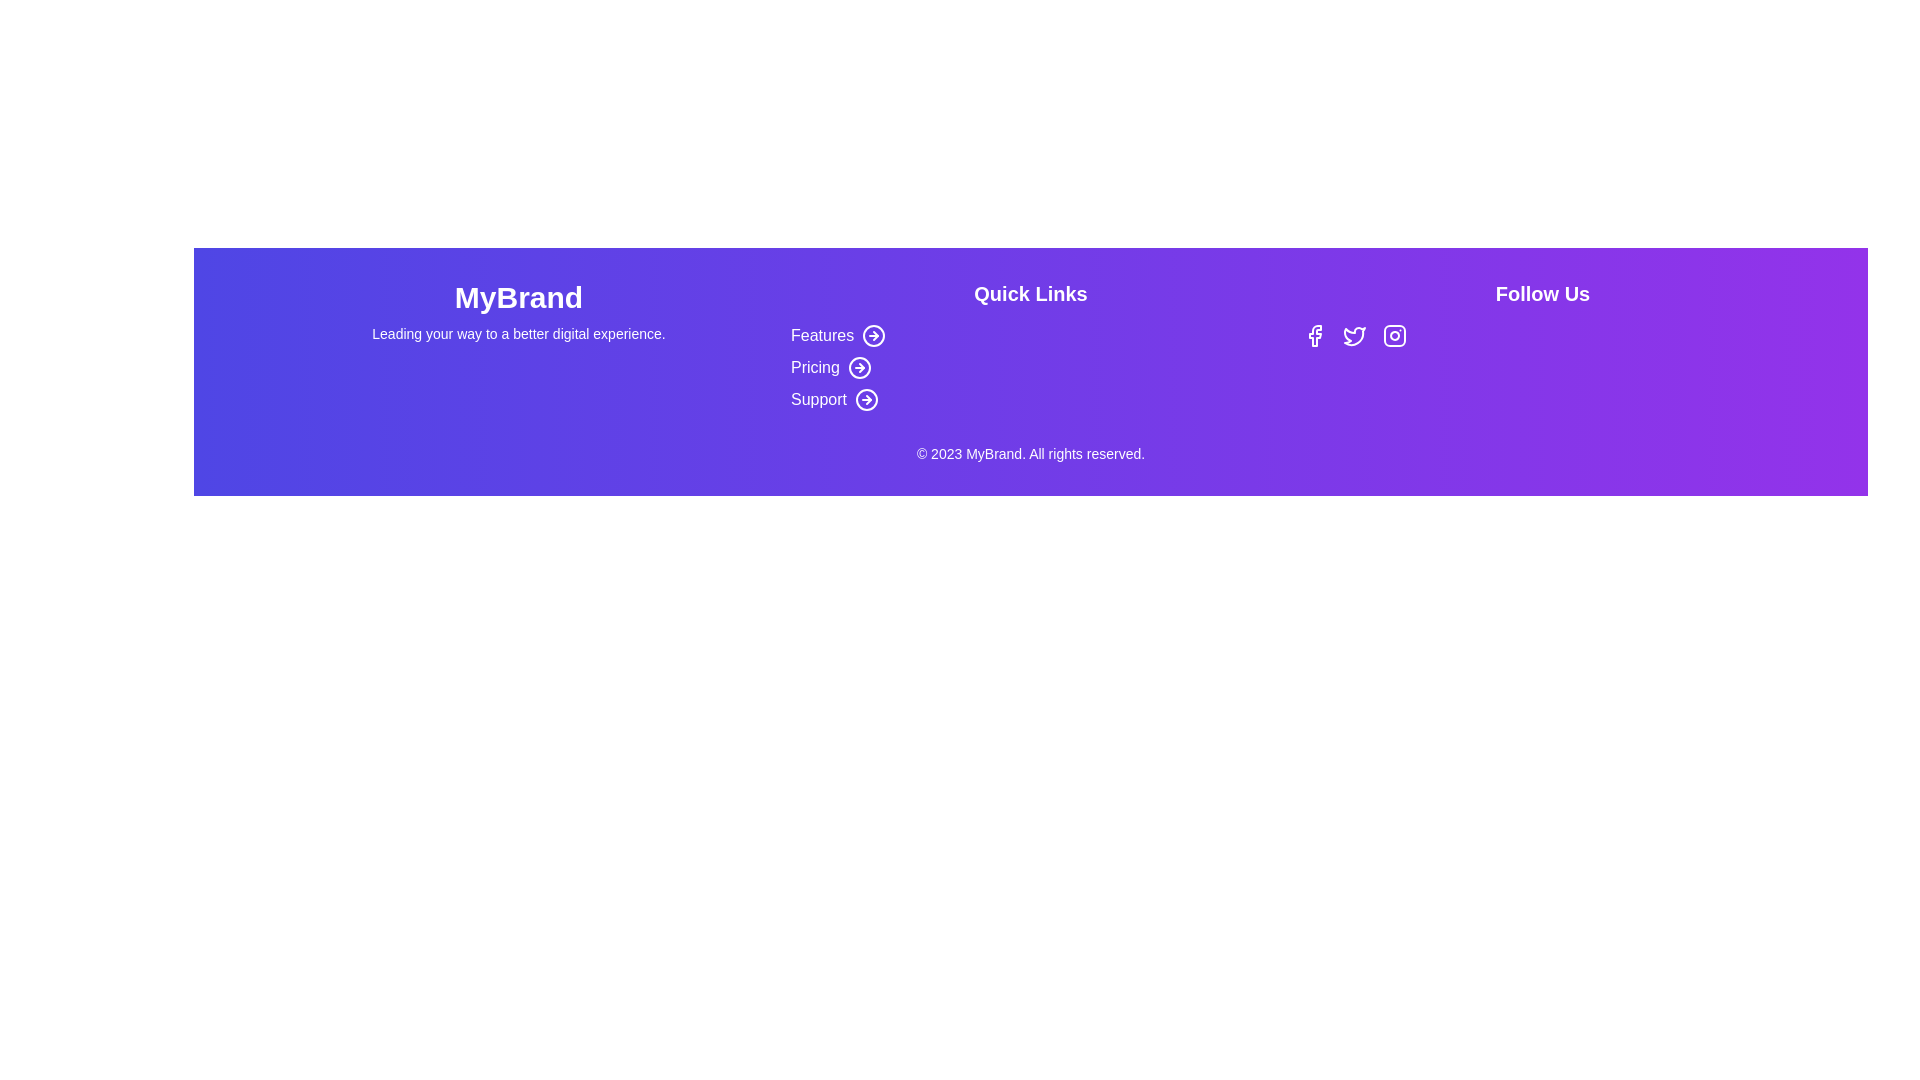 The width and height of the screenshot is (1920, 1080). What do you see at coordinates (518, 333) in the screenshot?
I see `the text label that reads 'Leading your way to a better digital experience.', which is positioned beneath the heading 'MyBrand' and centered horizontally` at bounding box center [518, 333].